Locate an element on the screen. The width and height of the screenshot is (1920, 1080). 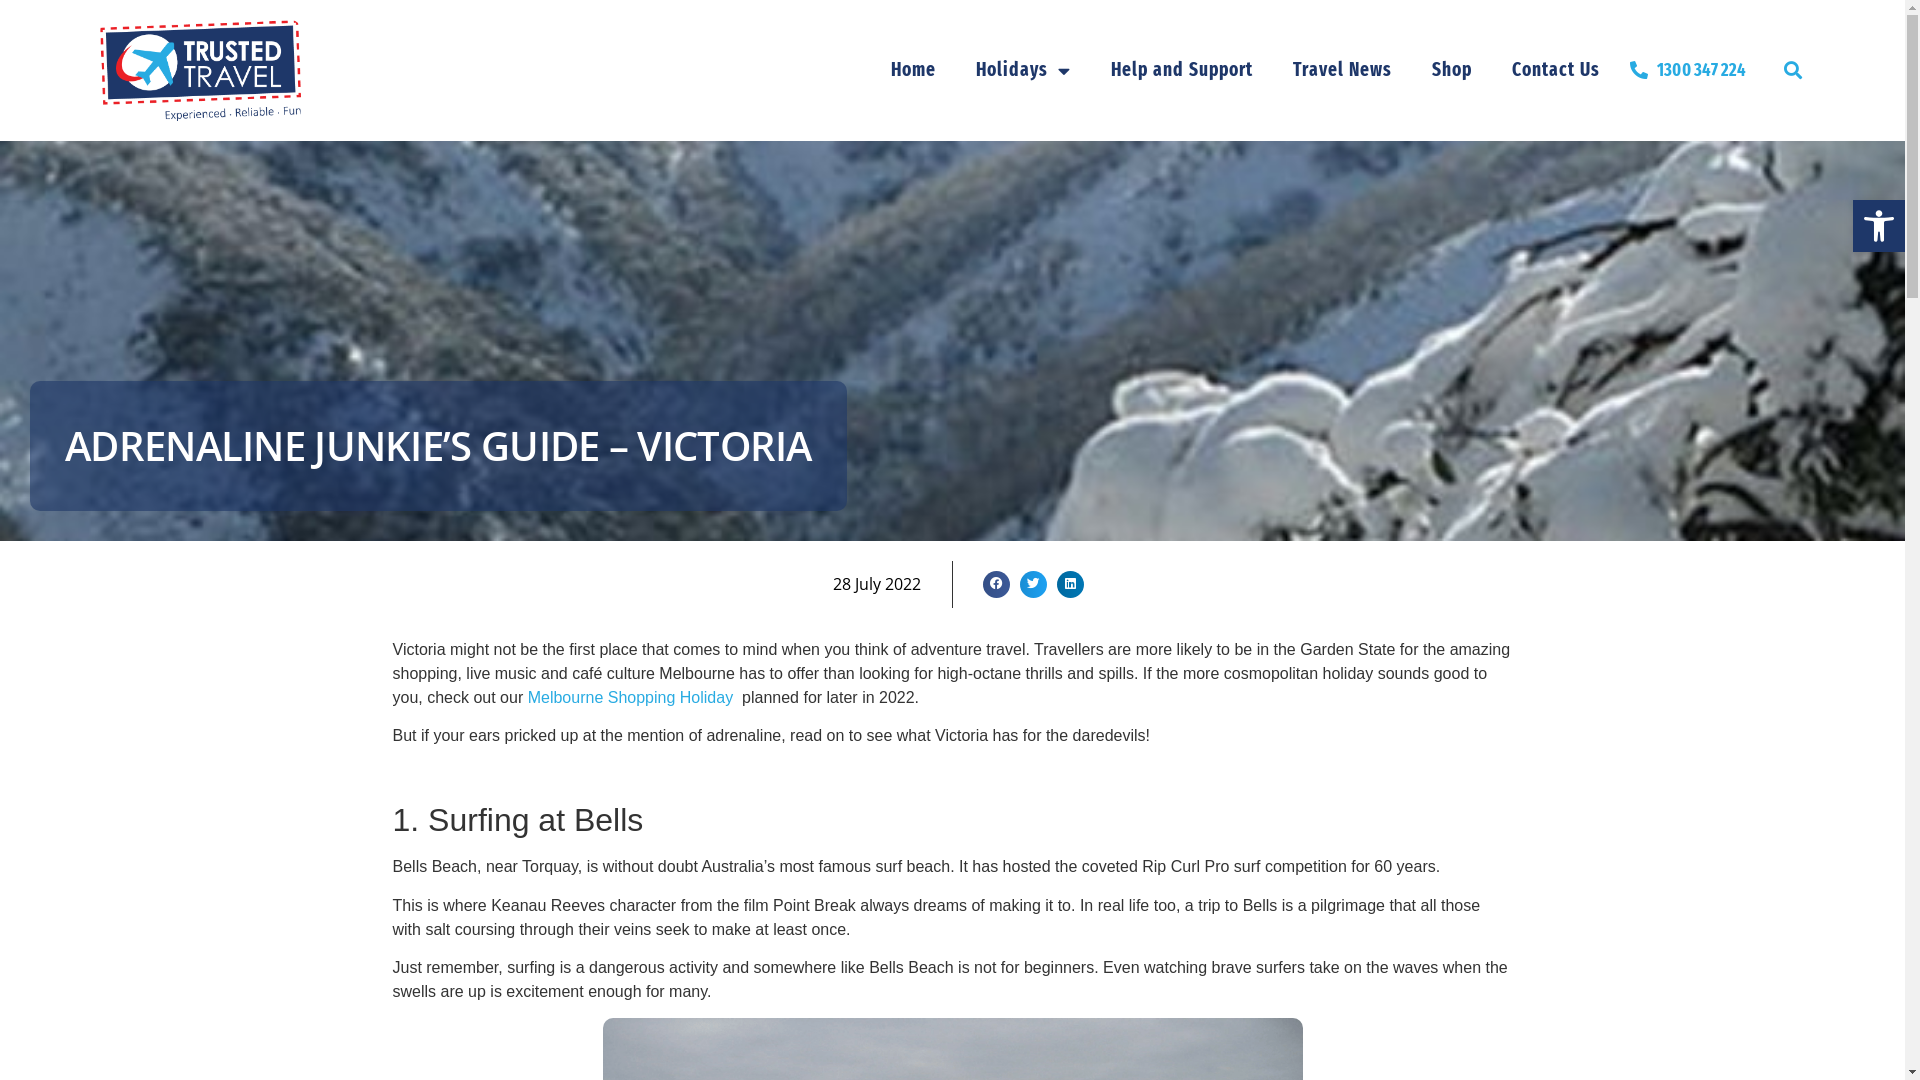
'Contact Us' is located at coordinates (1554, 68).